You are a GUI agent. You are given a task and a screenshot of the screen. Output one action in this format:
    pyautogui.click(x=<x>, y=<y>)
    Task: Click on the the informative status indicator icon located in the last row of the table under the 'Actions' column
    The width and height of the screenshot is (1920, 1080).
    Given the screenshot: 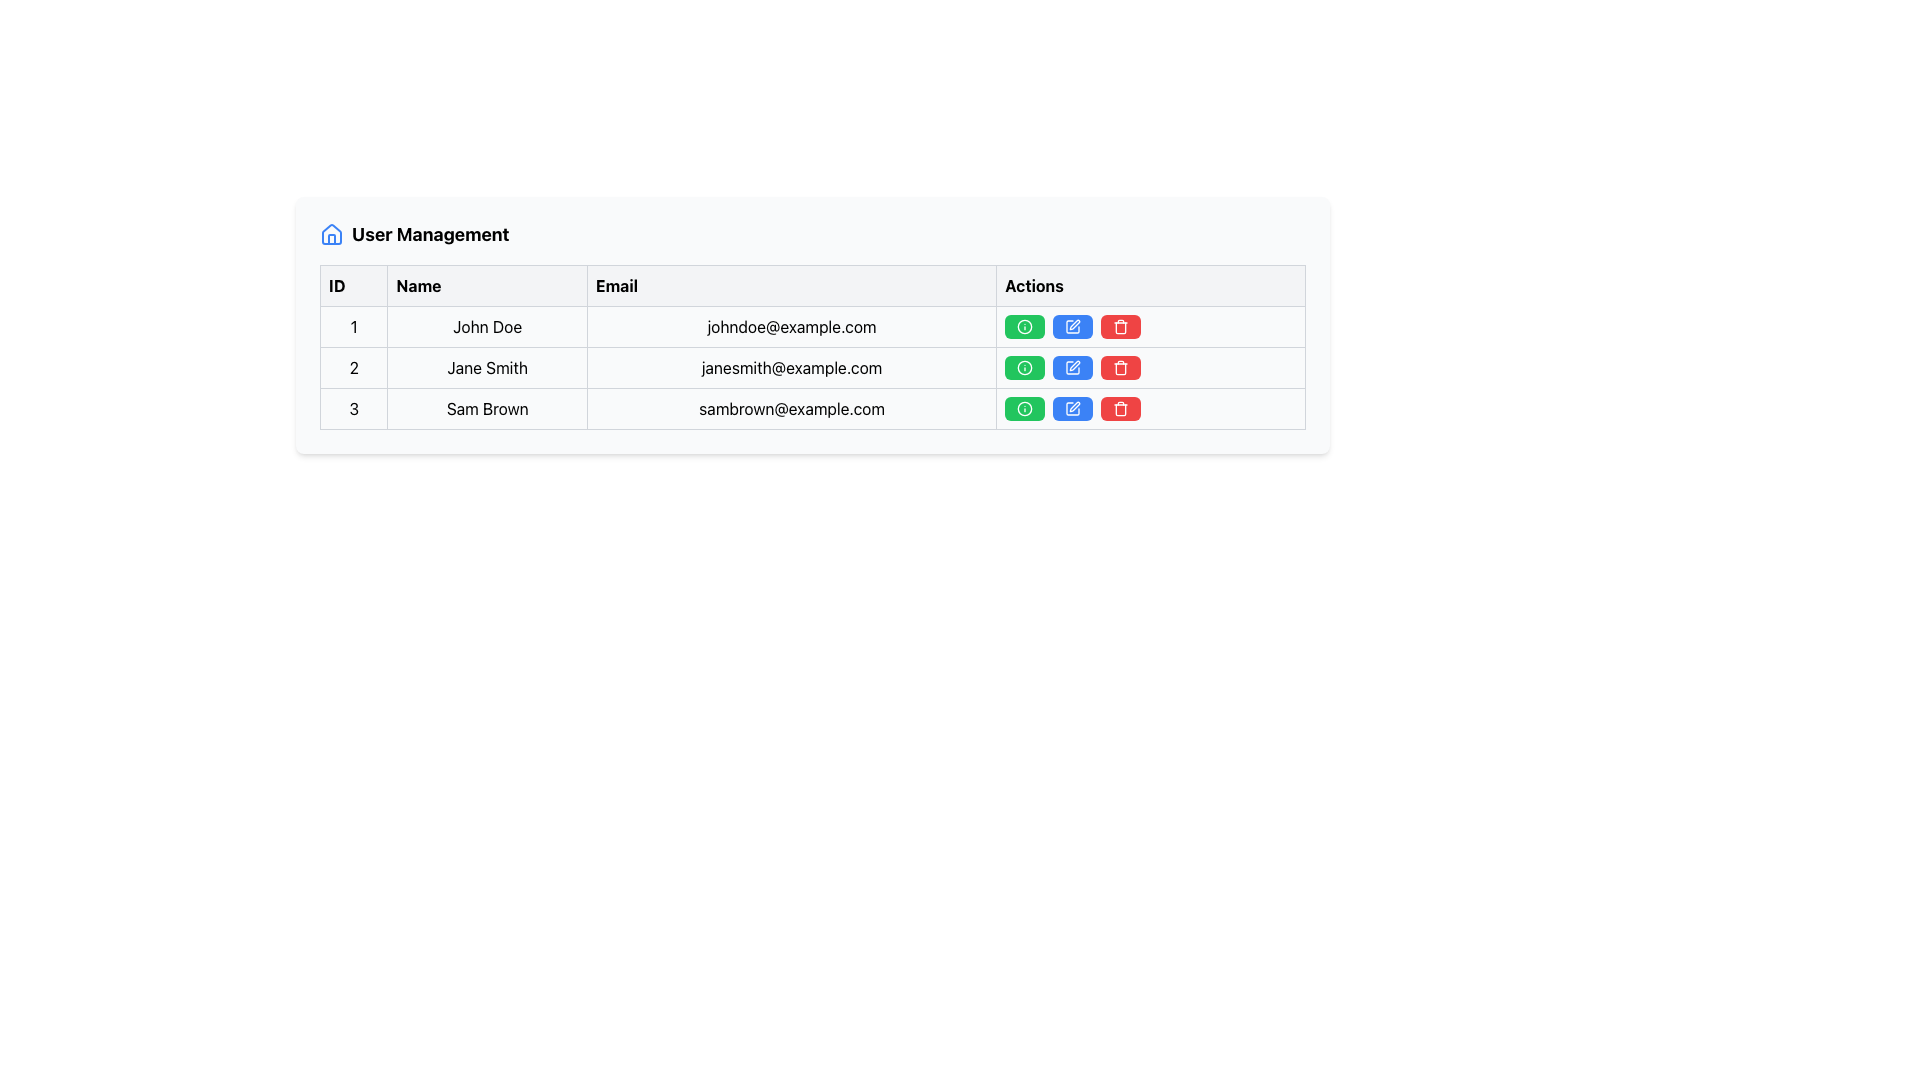 What is the action you would take?
    pyautogui.click(x=1025, y=407)
    